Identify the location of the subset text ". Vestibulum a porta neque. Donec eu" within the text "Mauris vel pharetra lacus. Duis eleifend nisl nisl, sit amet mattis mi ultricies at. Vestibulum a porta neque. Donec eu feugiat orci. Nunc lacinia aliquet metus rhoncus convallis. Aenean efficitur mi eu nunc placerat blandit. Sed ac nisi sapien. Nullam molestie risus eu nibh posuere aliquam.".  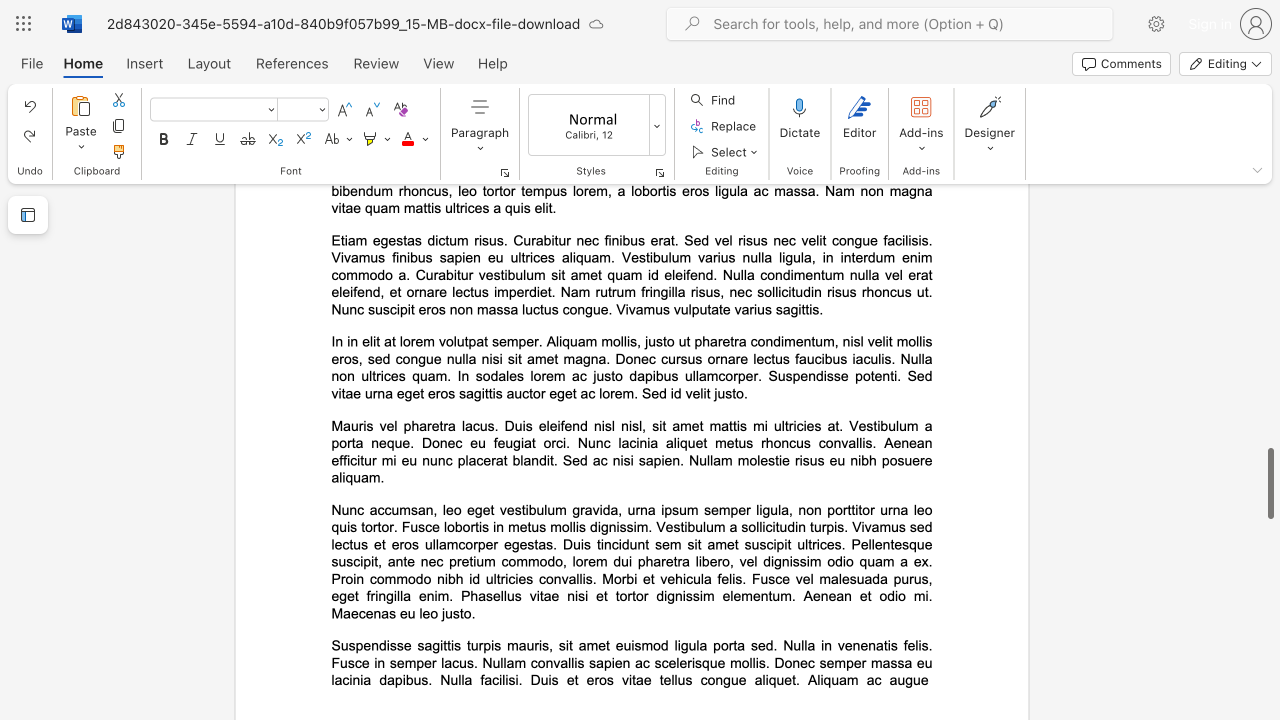
(839, 425).